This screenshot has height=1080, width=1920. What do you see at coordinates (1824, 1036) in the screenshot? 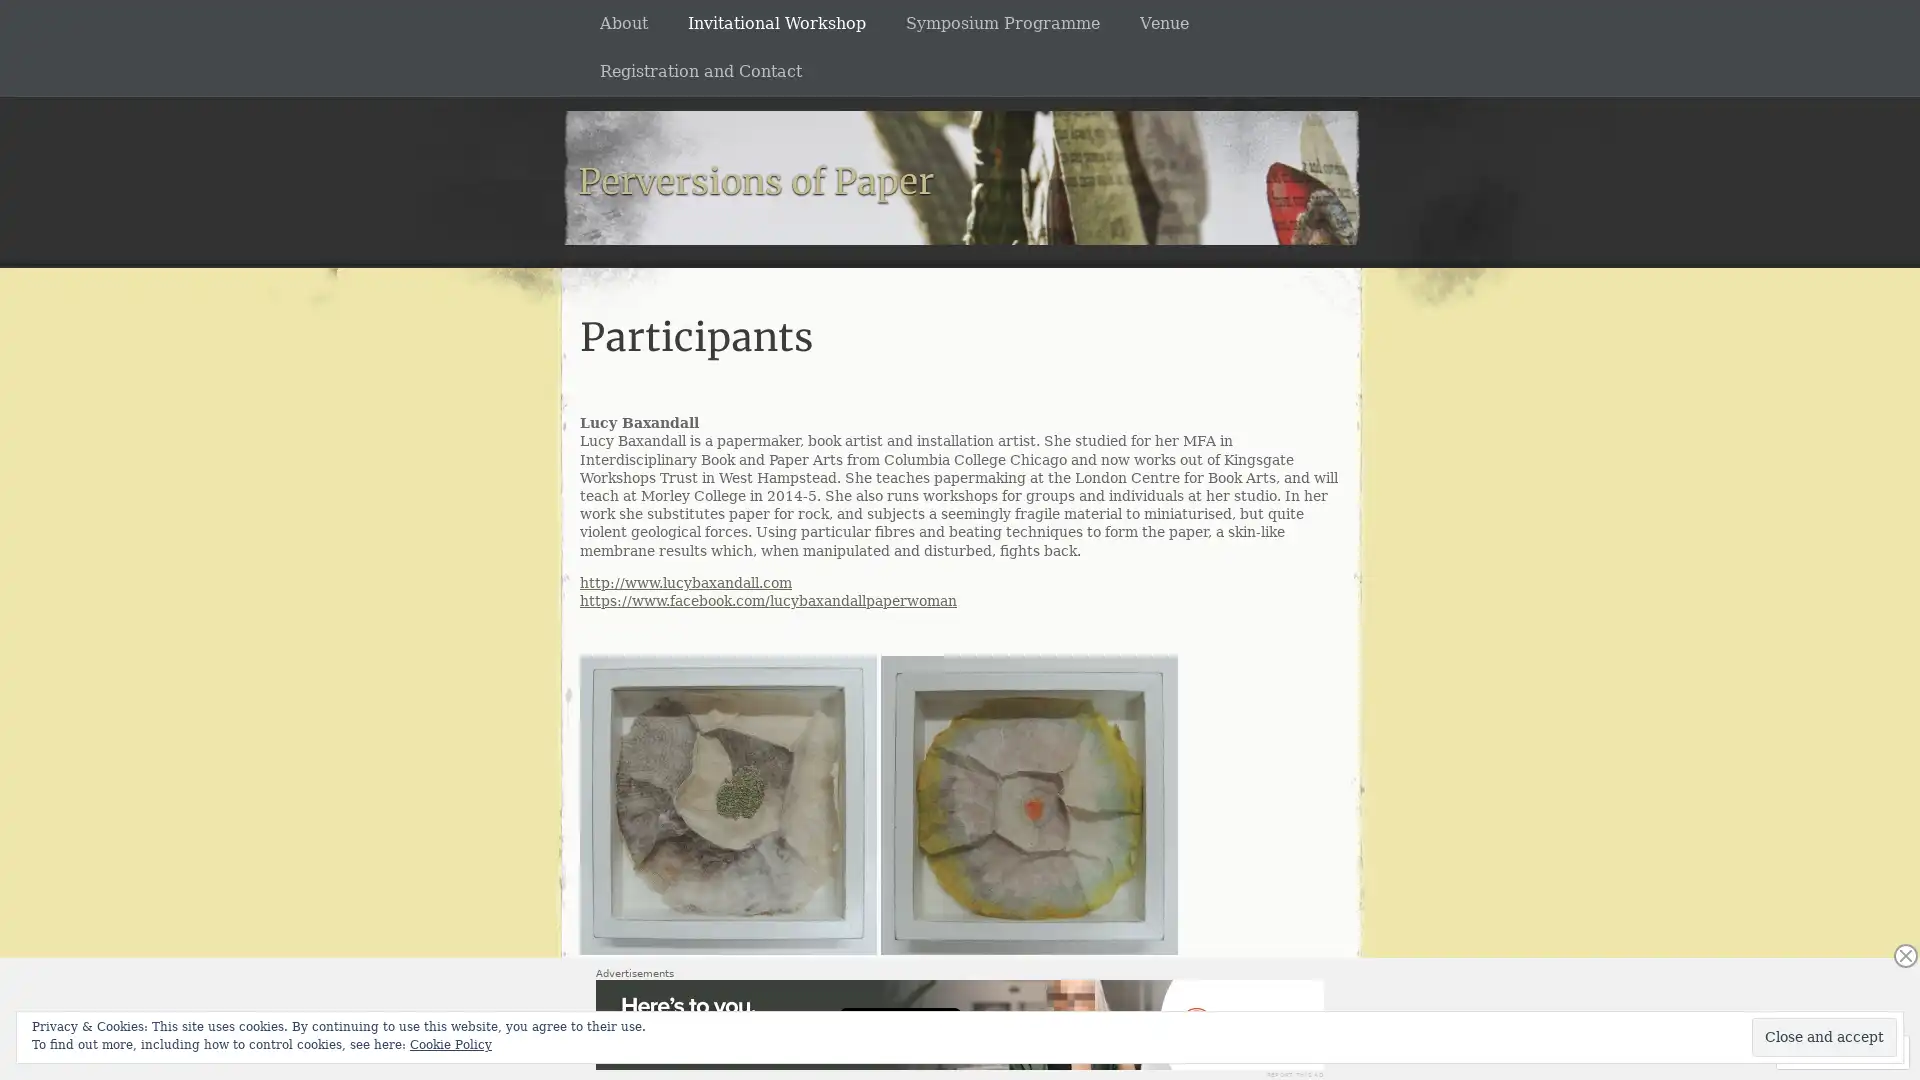
I see `Close and accept` at bounding box center [1824, 1036].